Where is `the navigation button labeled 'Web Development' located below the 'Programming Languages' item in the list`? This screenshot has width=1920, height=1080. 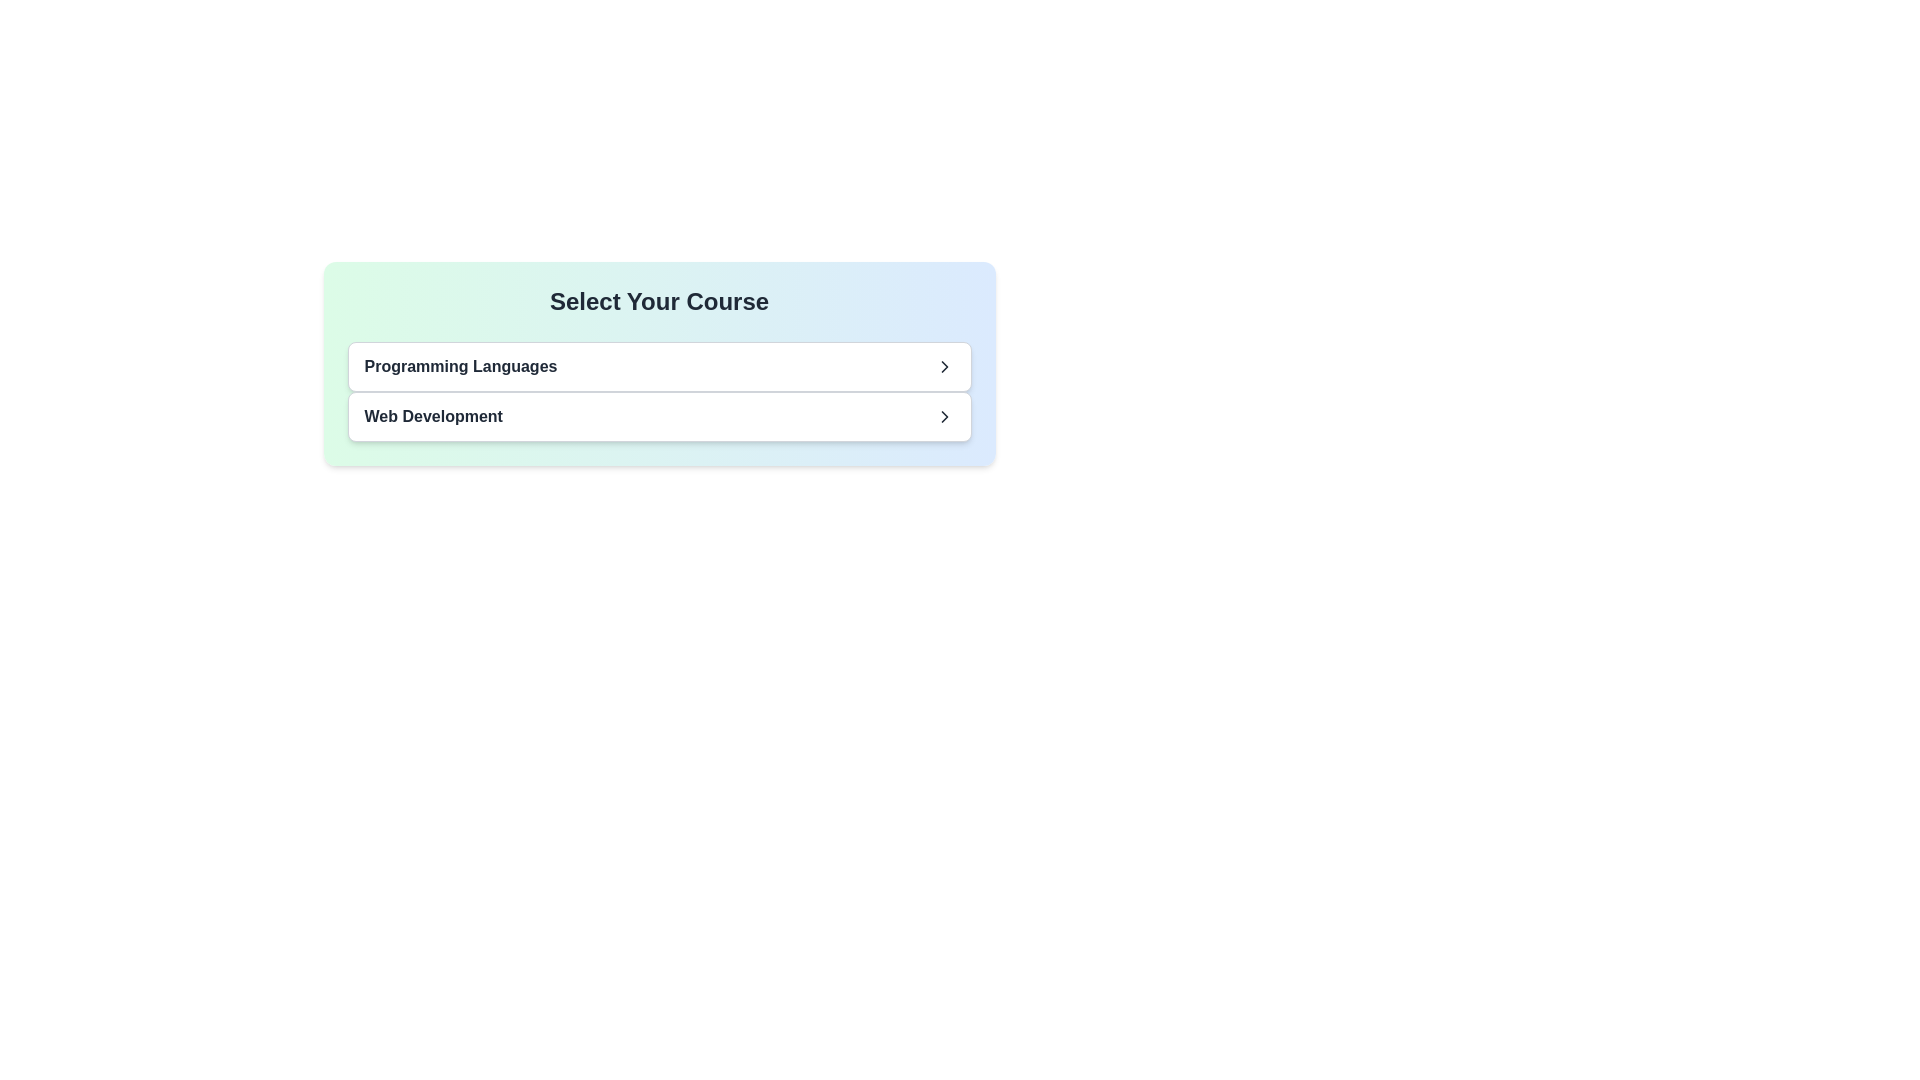
the navigation button labeled 'Web Development' located below the 'Programming Languages' item in the list is located at coordinates (659, 415).